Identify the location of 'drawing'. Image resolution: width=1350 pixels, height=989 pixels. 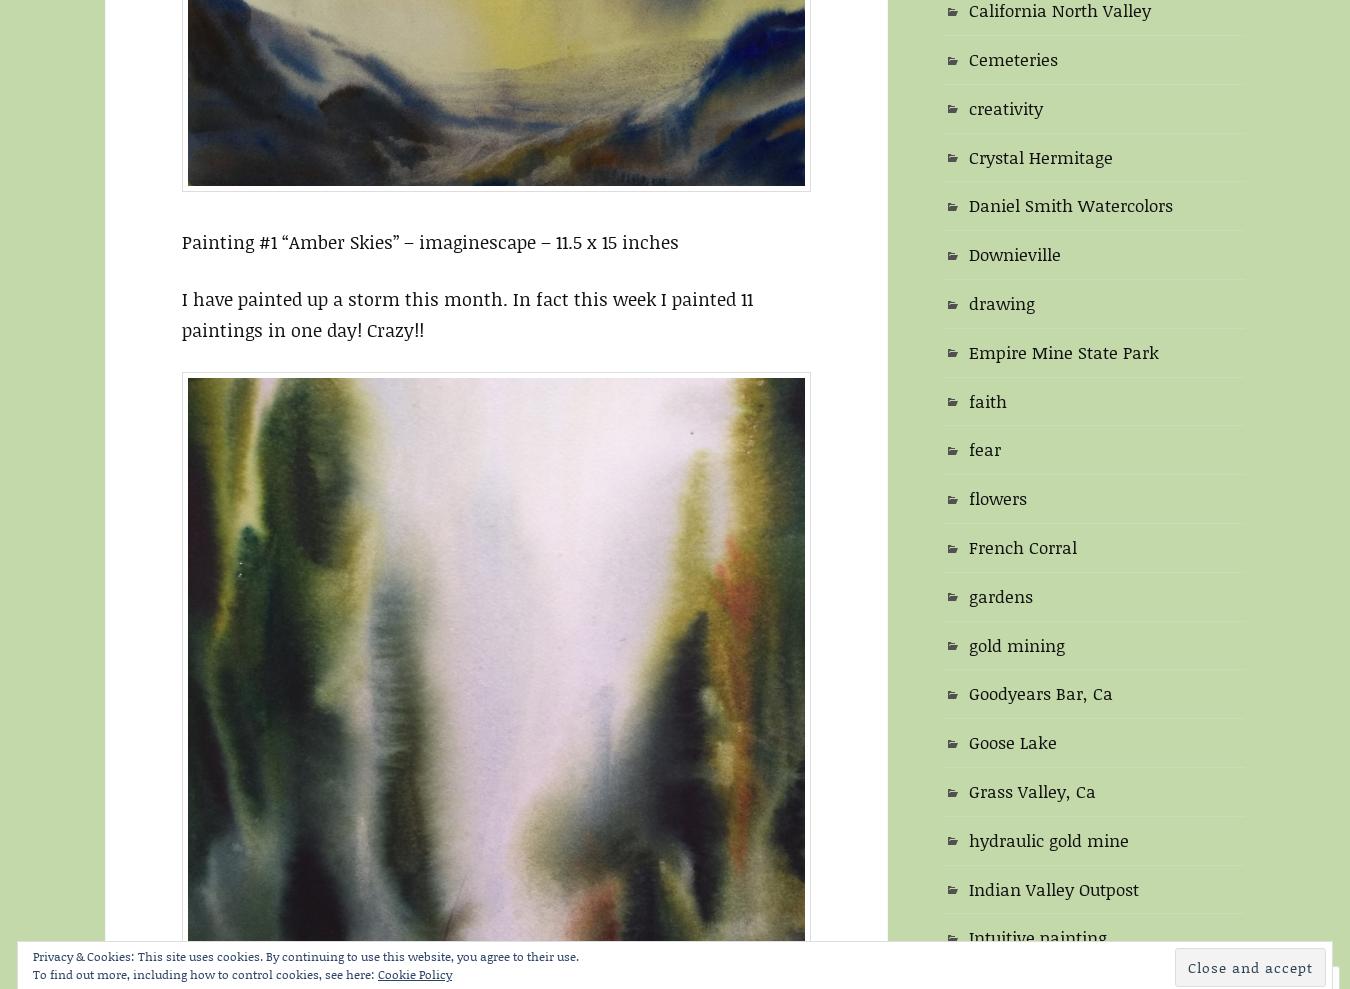
(1000, 303).